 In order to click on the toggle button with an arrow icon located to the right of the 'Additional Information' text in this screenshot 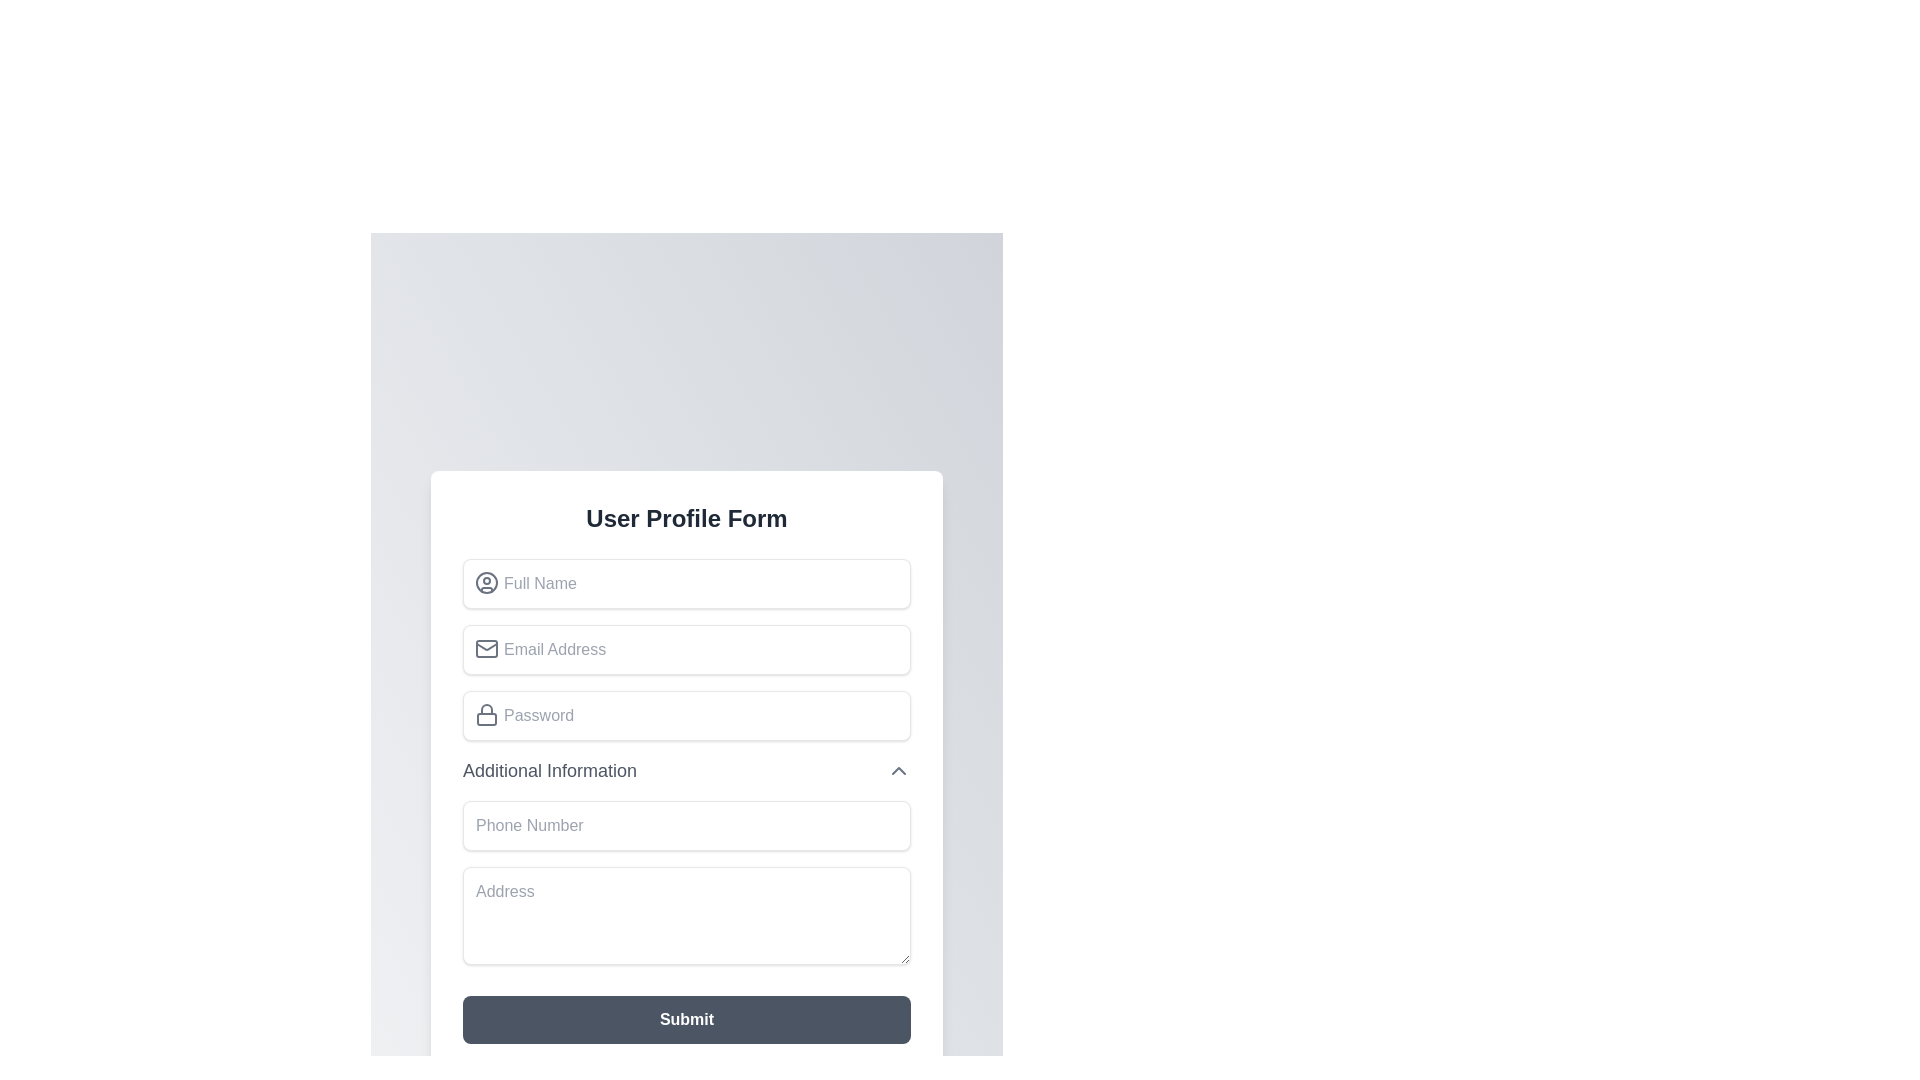, I will do `click(897, 769)`.